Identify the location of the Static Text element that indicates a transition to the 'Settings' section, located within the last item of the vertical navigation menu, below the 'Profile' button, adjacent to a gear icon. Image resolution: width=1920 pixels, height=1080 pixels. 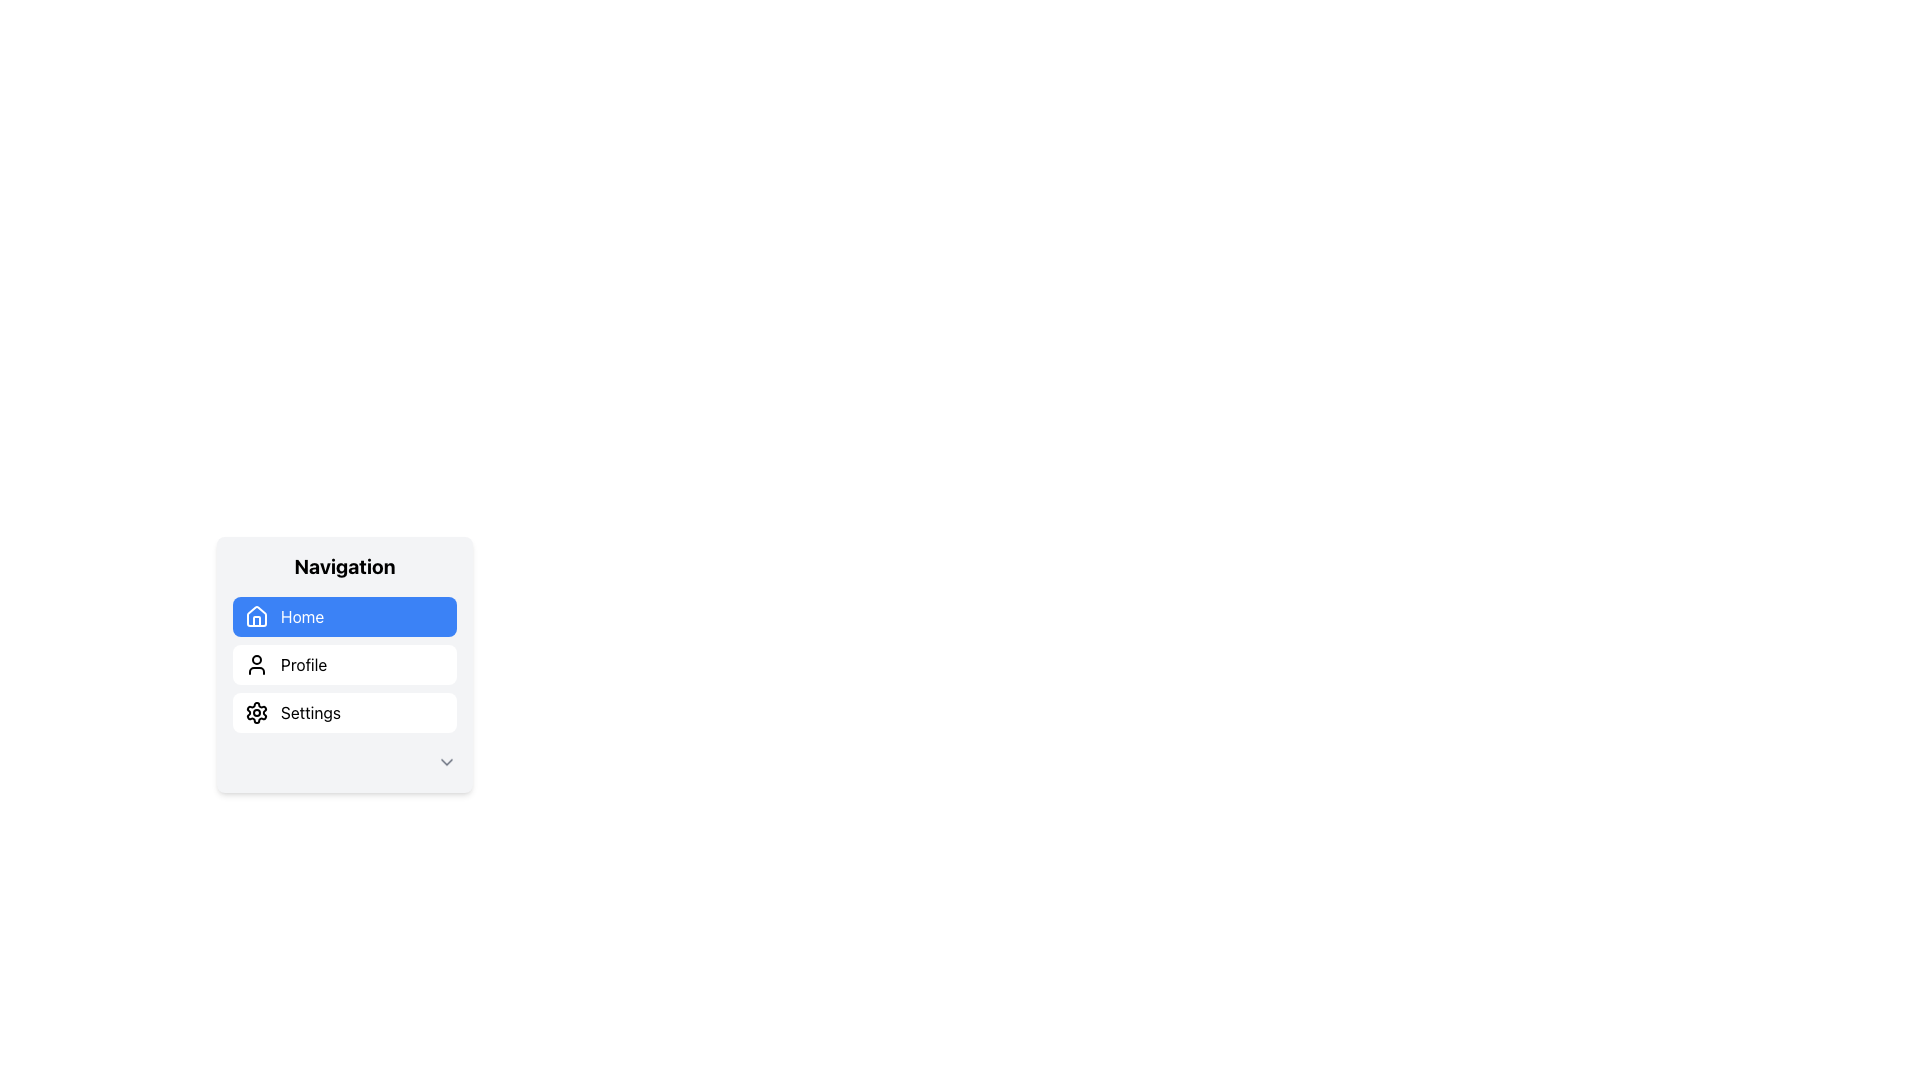
(309, 712).